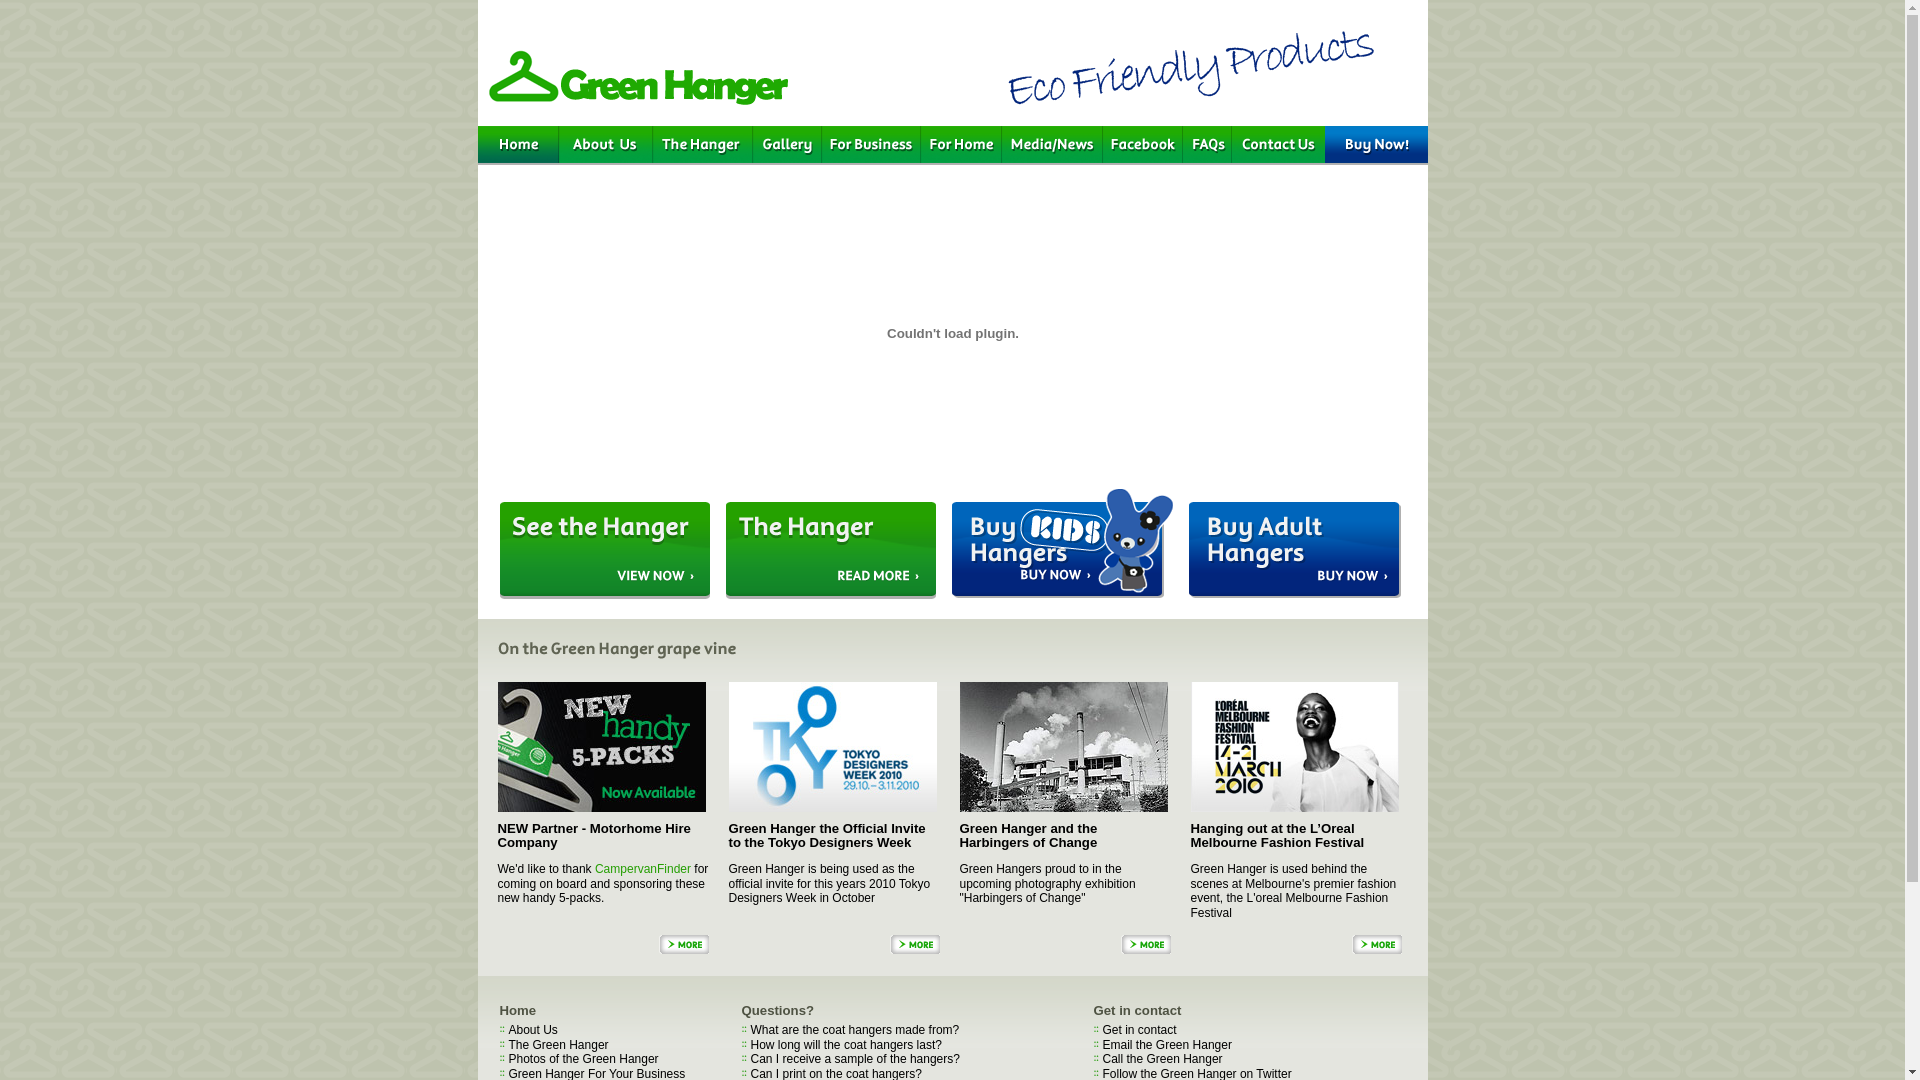 The width and height of the screenshot is (1920, 1080). Describe the element at coordinates (845, 1044) in the screenshot. I see `'How long will the coat hangers last?'` at that location.